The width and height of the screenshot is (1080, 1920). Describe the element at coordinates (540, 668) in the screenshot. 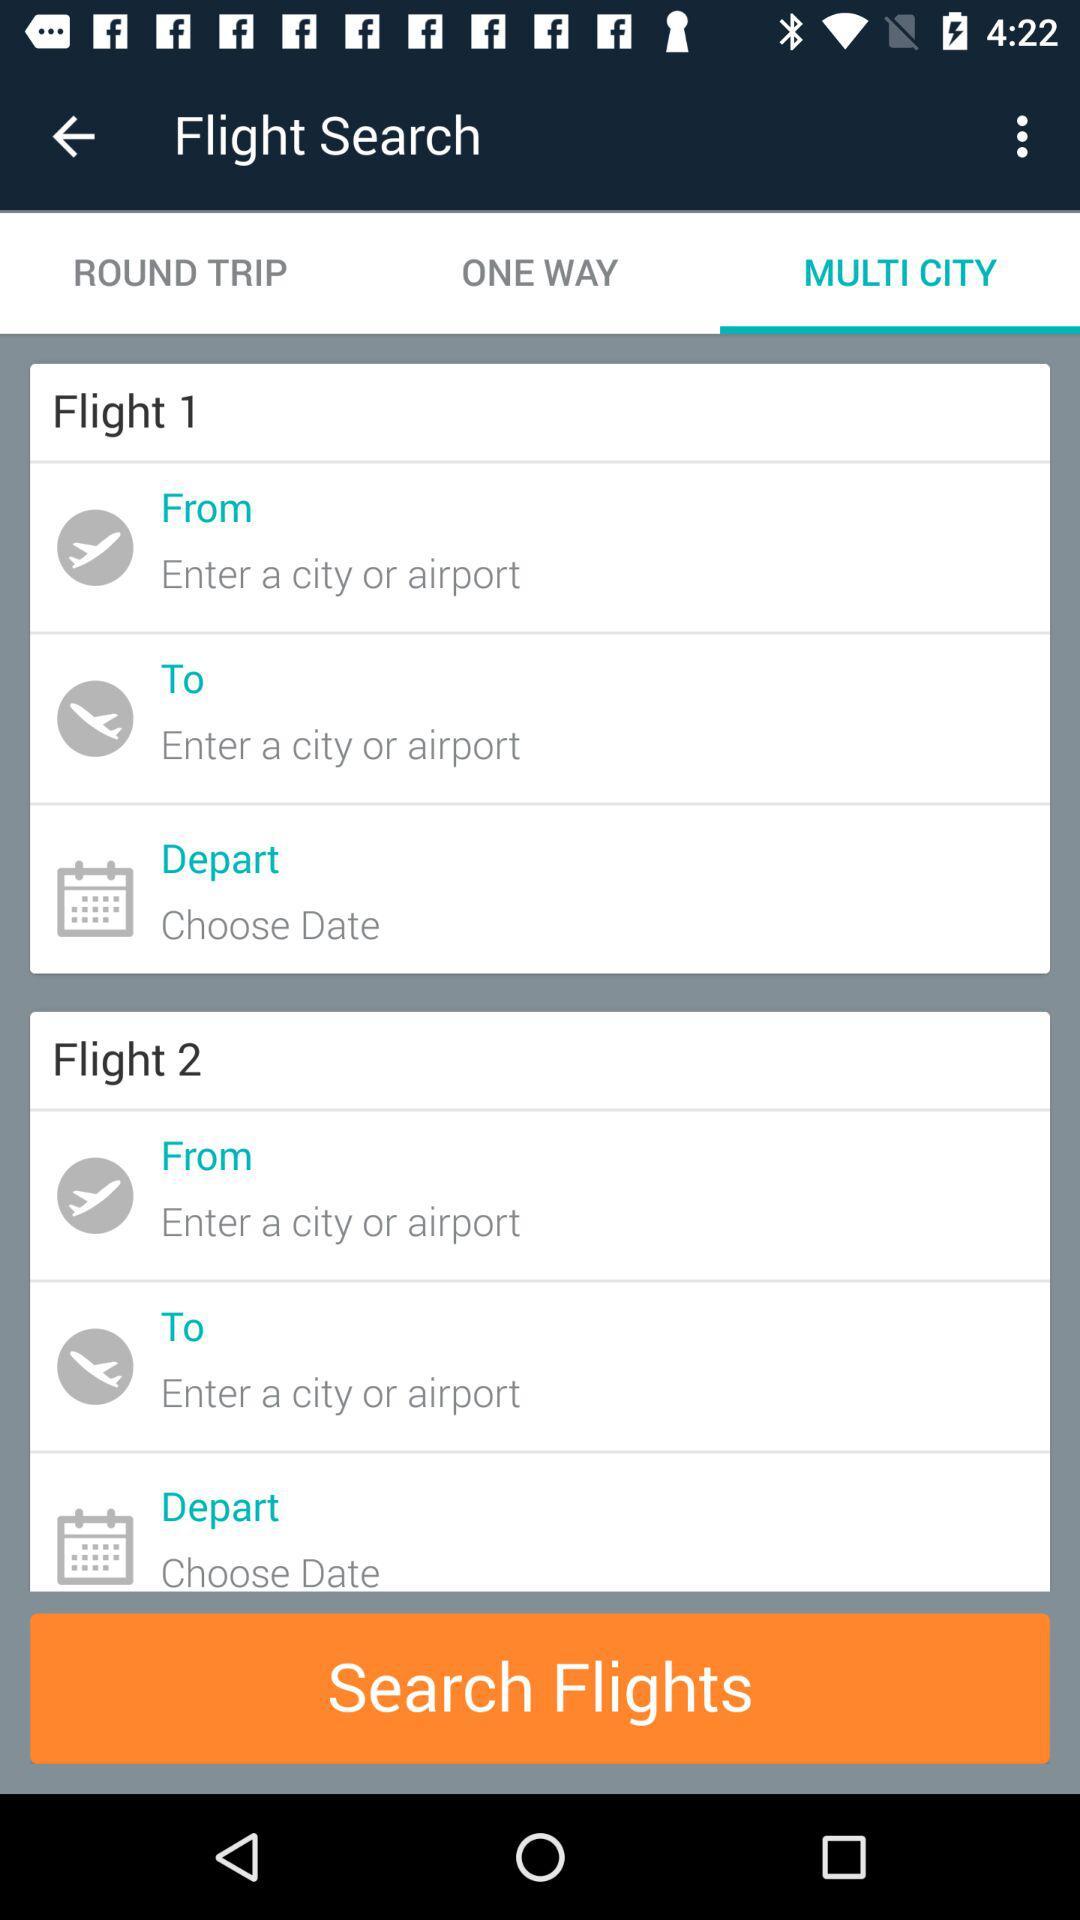

I see `the whole section flight 1` at that location.